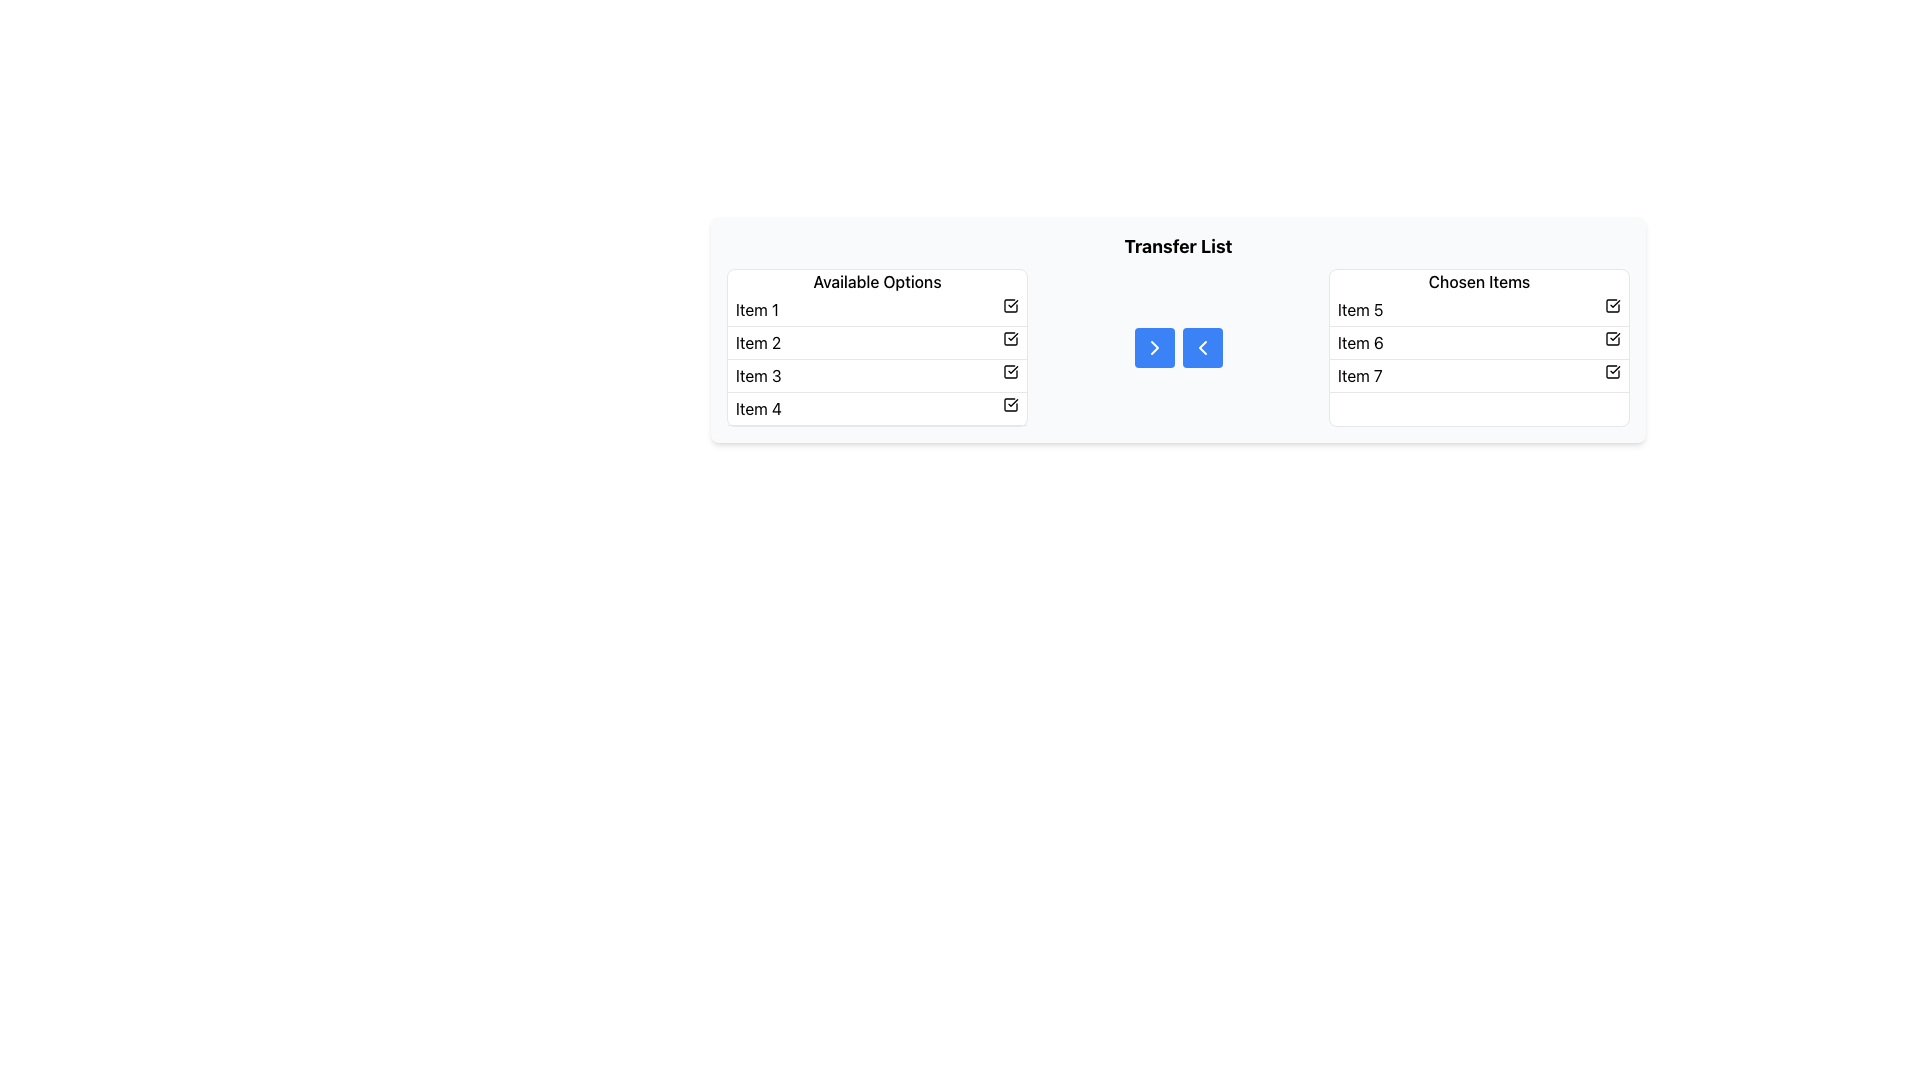 The image size is (1920, 1080). I want to click on the third row labeled 'Item 3' in the 'Available Options' list, so click(877, 376).